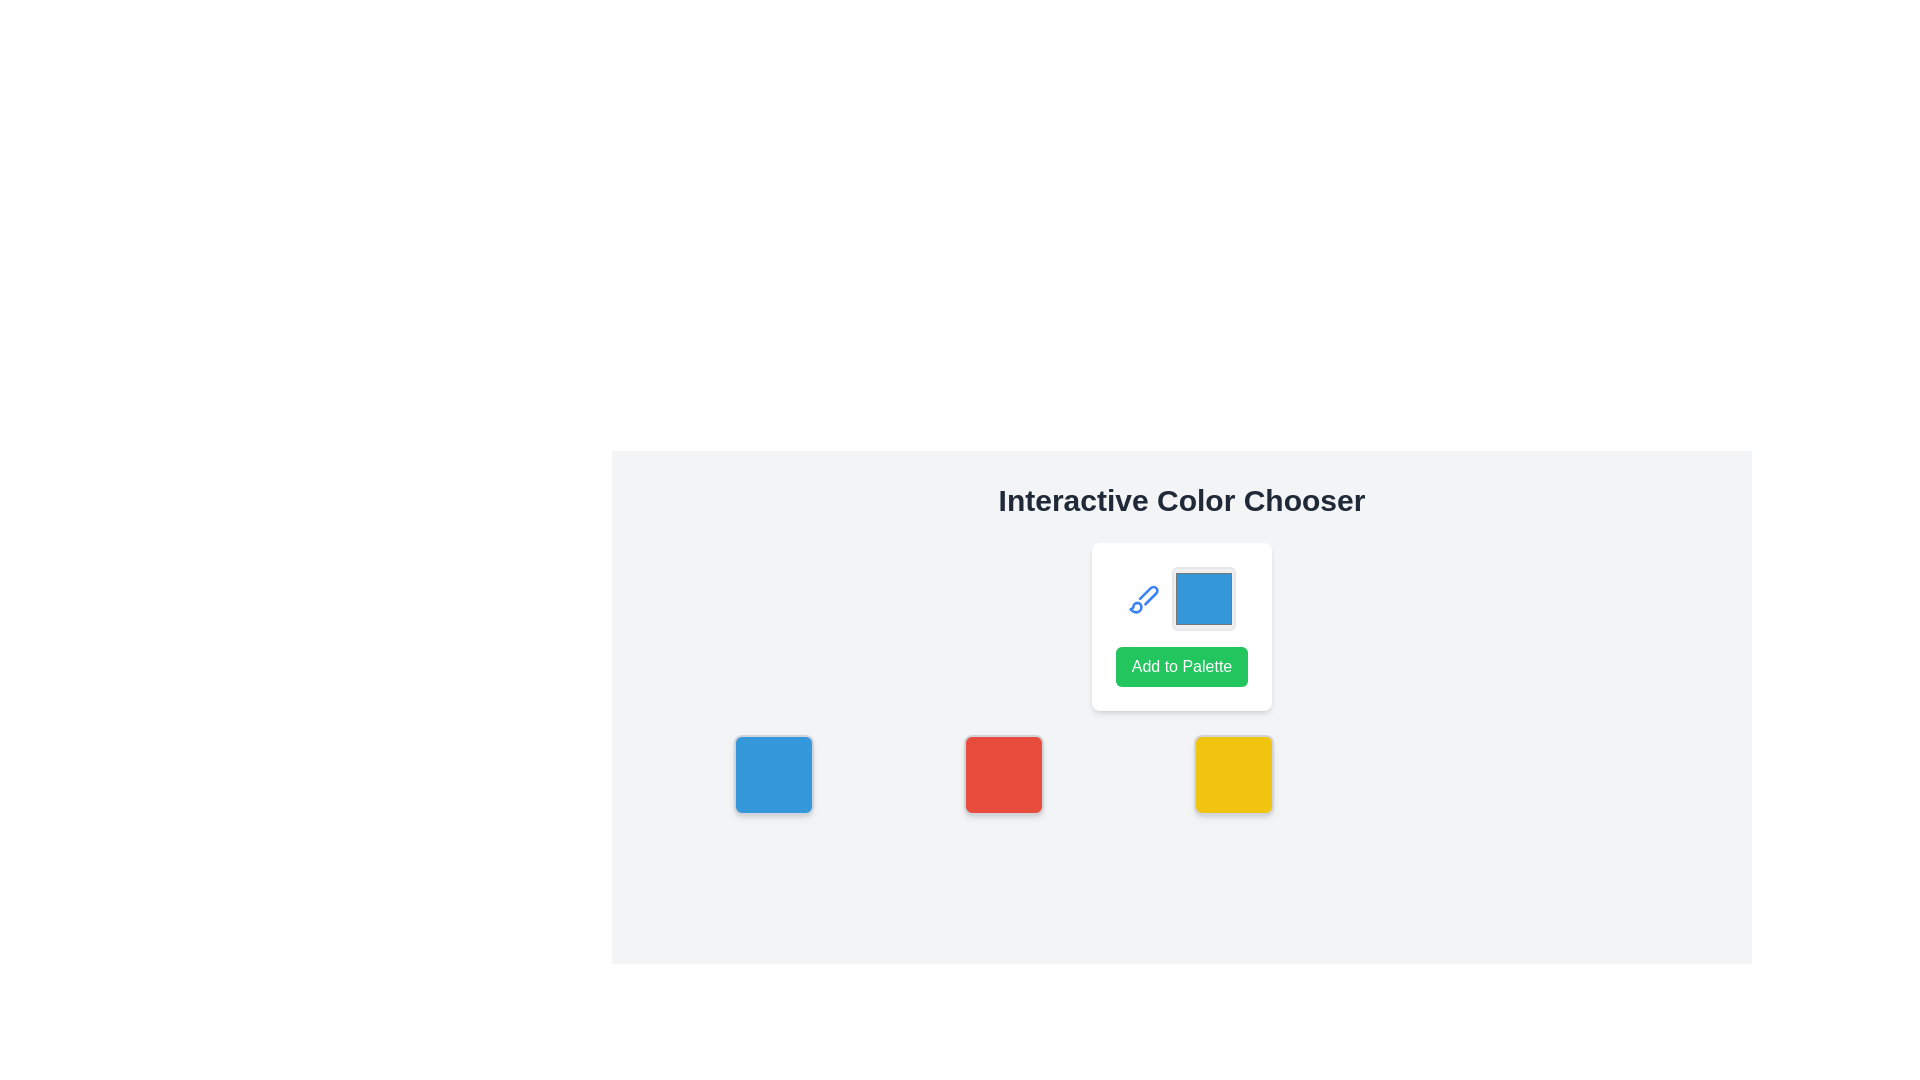  I want to click on the second color selection box, which represents the red color option in the color chooser interface, so click(1003, 774).